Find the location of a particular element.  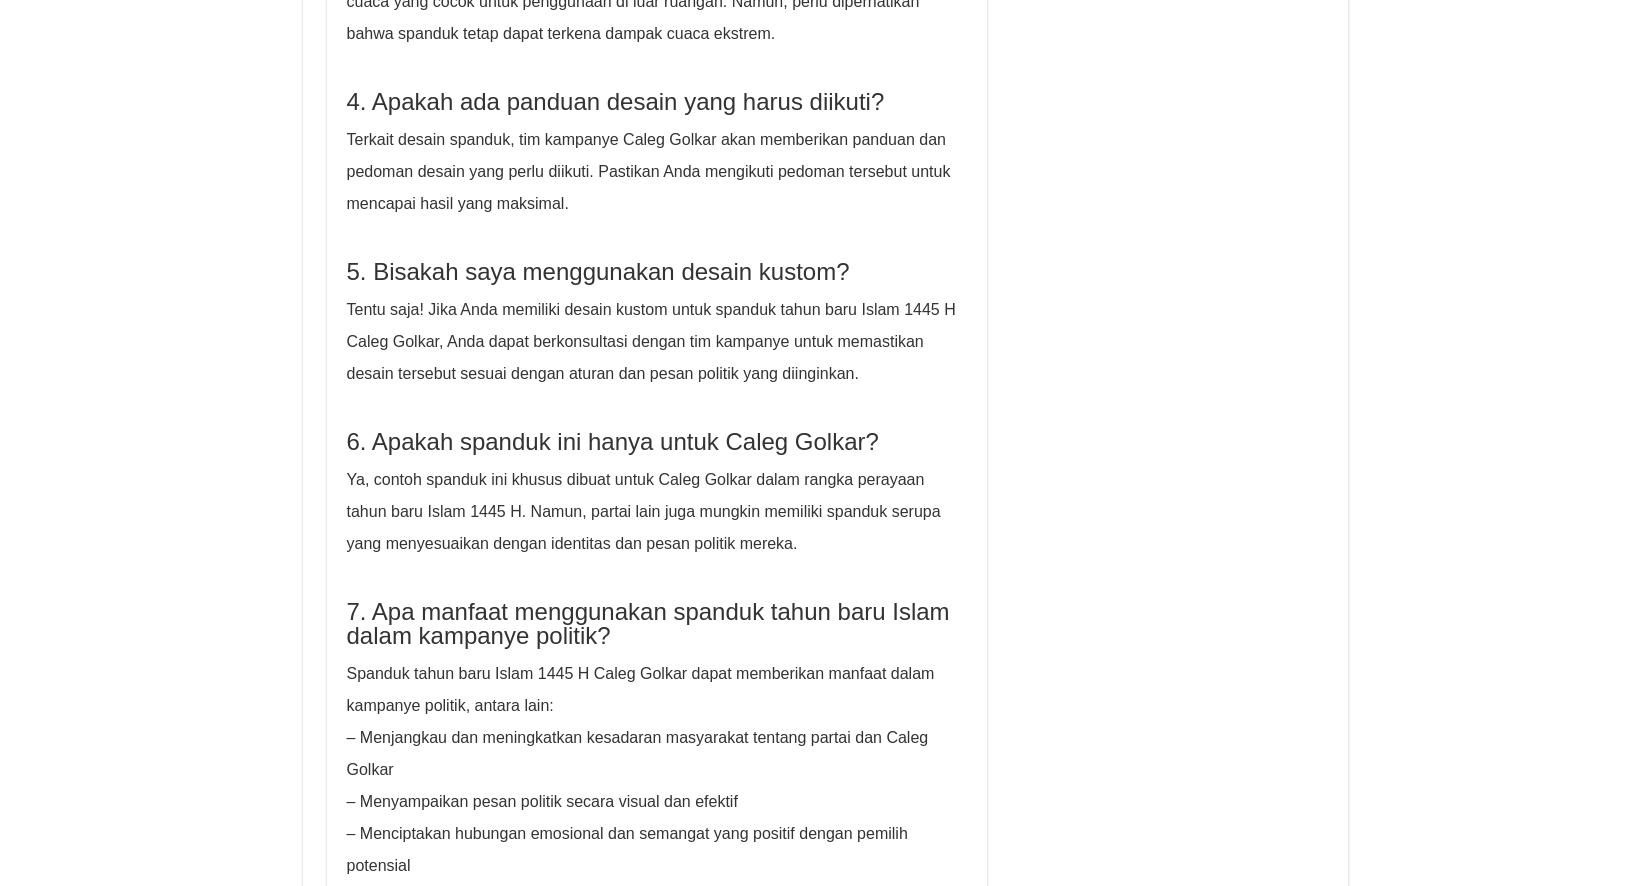

'6. Apakah spanduk ini hanya untuk Caleg Golkar?' is located at coordinates (610, 440).